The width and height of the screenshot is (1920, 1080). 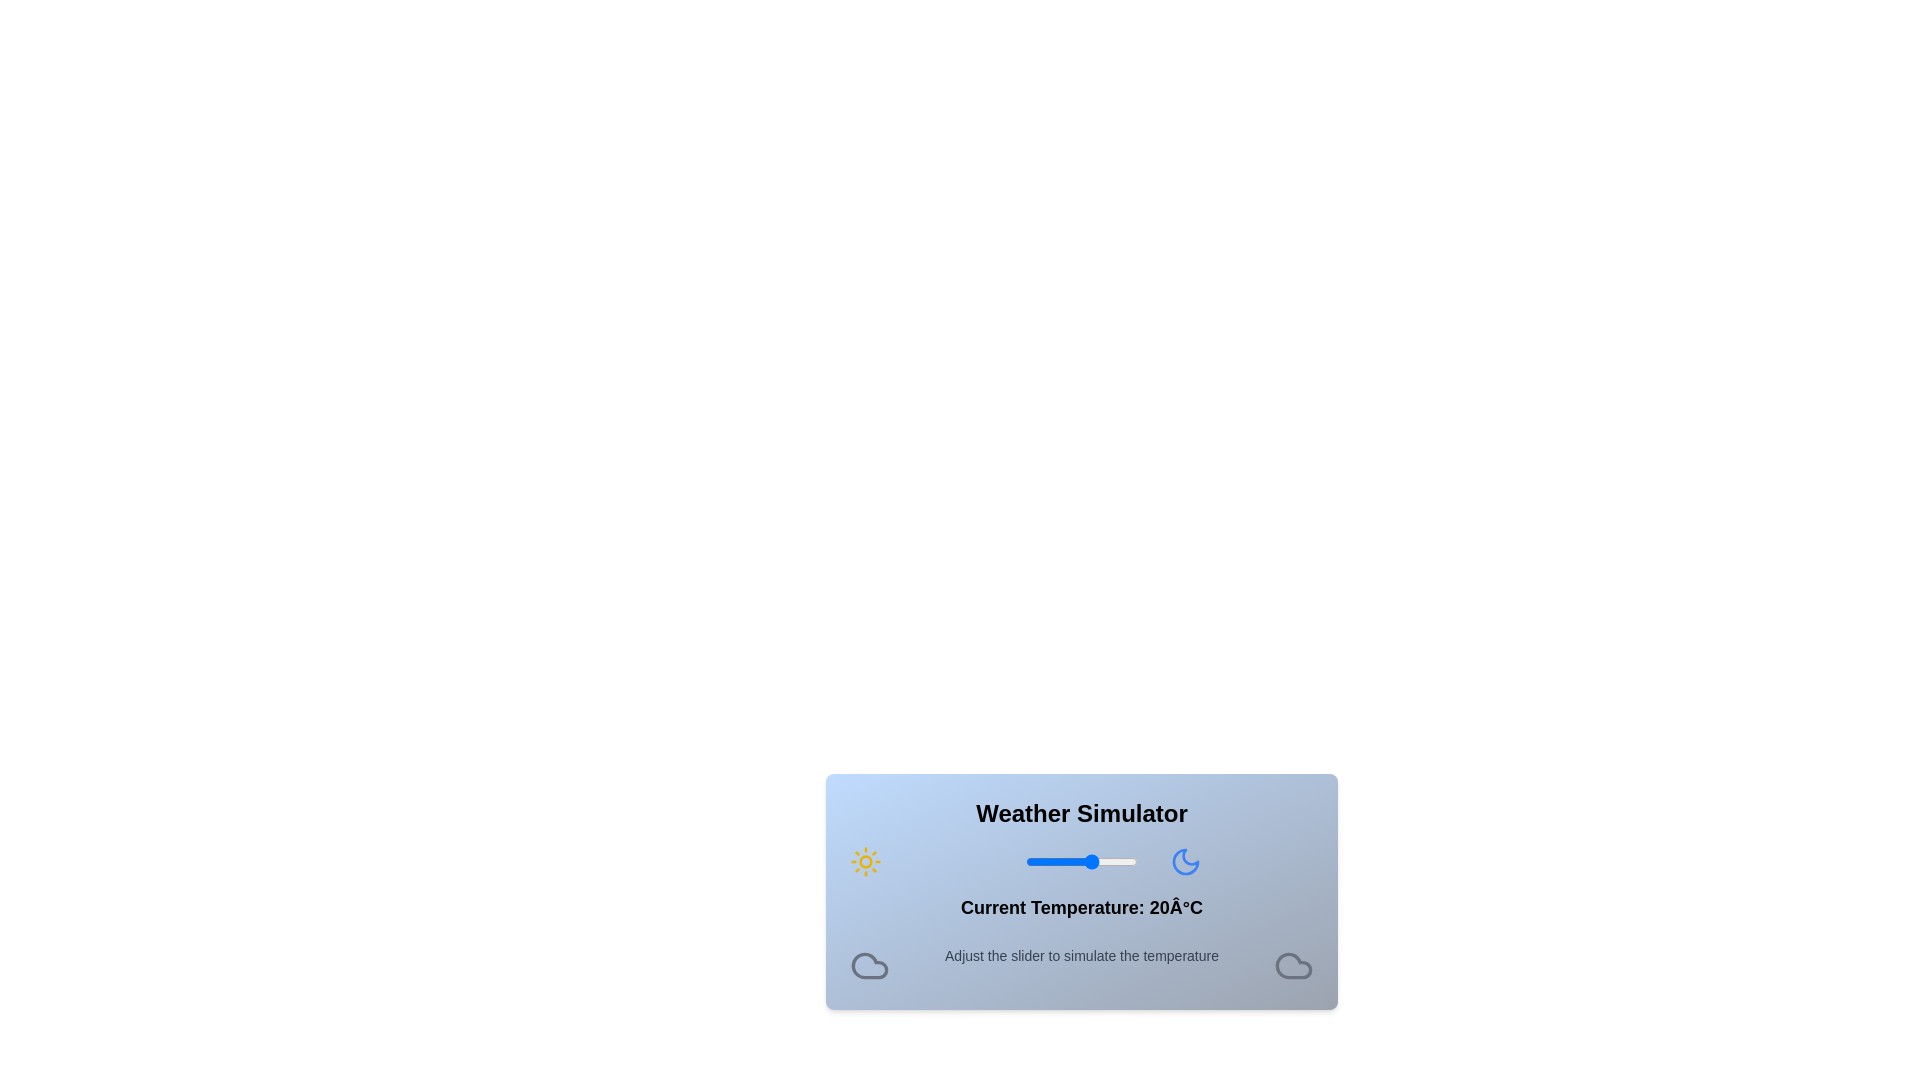 What do you see at coordinates (1037, 860) in the screenshot?
I see `the temperature slider to set the temperature to -5 degrees Celsius` at bounding box center [1037, 860].